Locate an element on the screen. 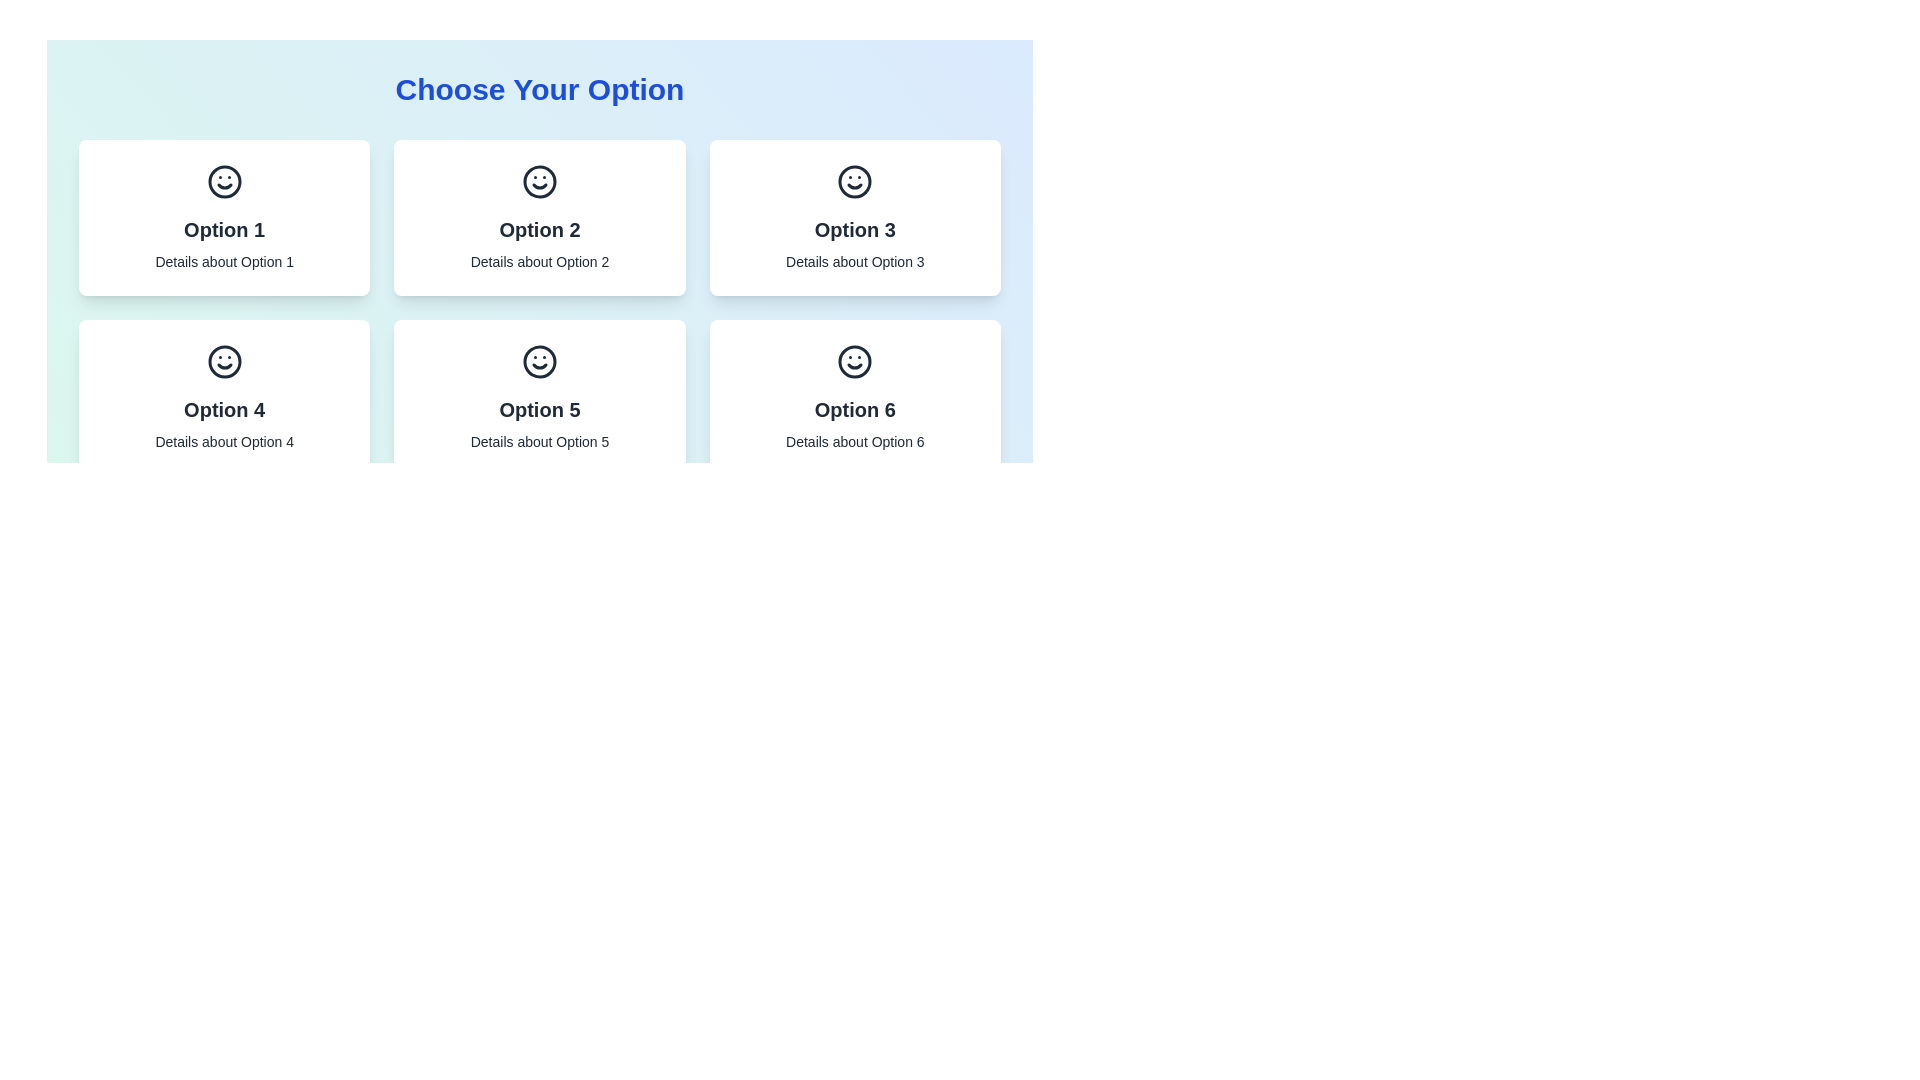 Image resolution: width=1920 pixels, height=1080 pixels. the circular smiley face icon with a black outline located above the text 'Option 4' in the card situated in the second row and first column of the grid layout is located at coordinates (224, 362).